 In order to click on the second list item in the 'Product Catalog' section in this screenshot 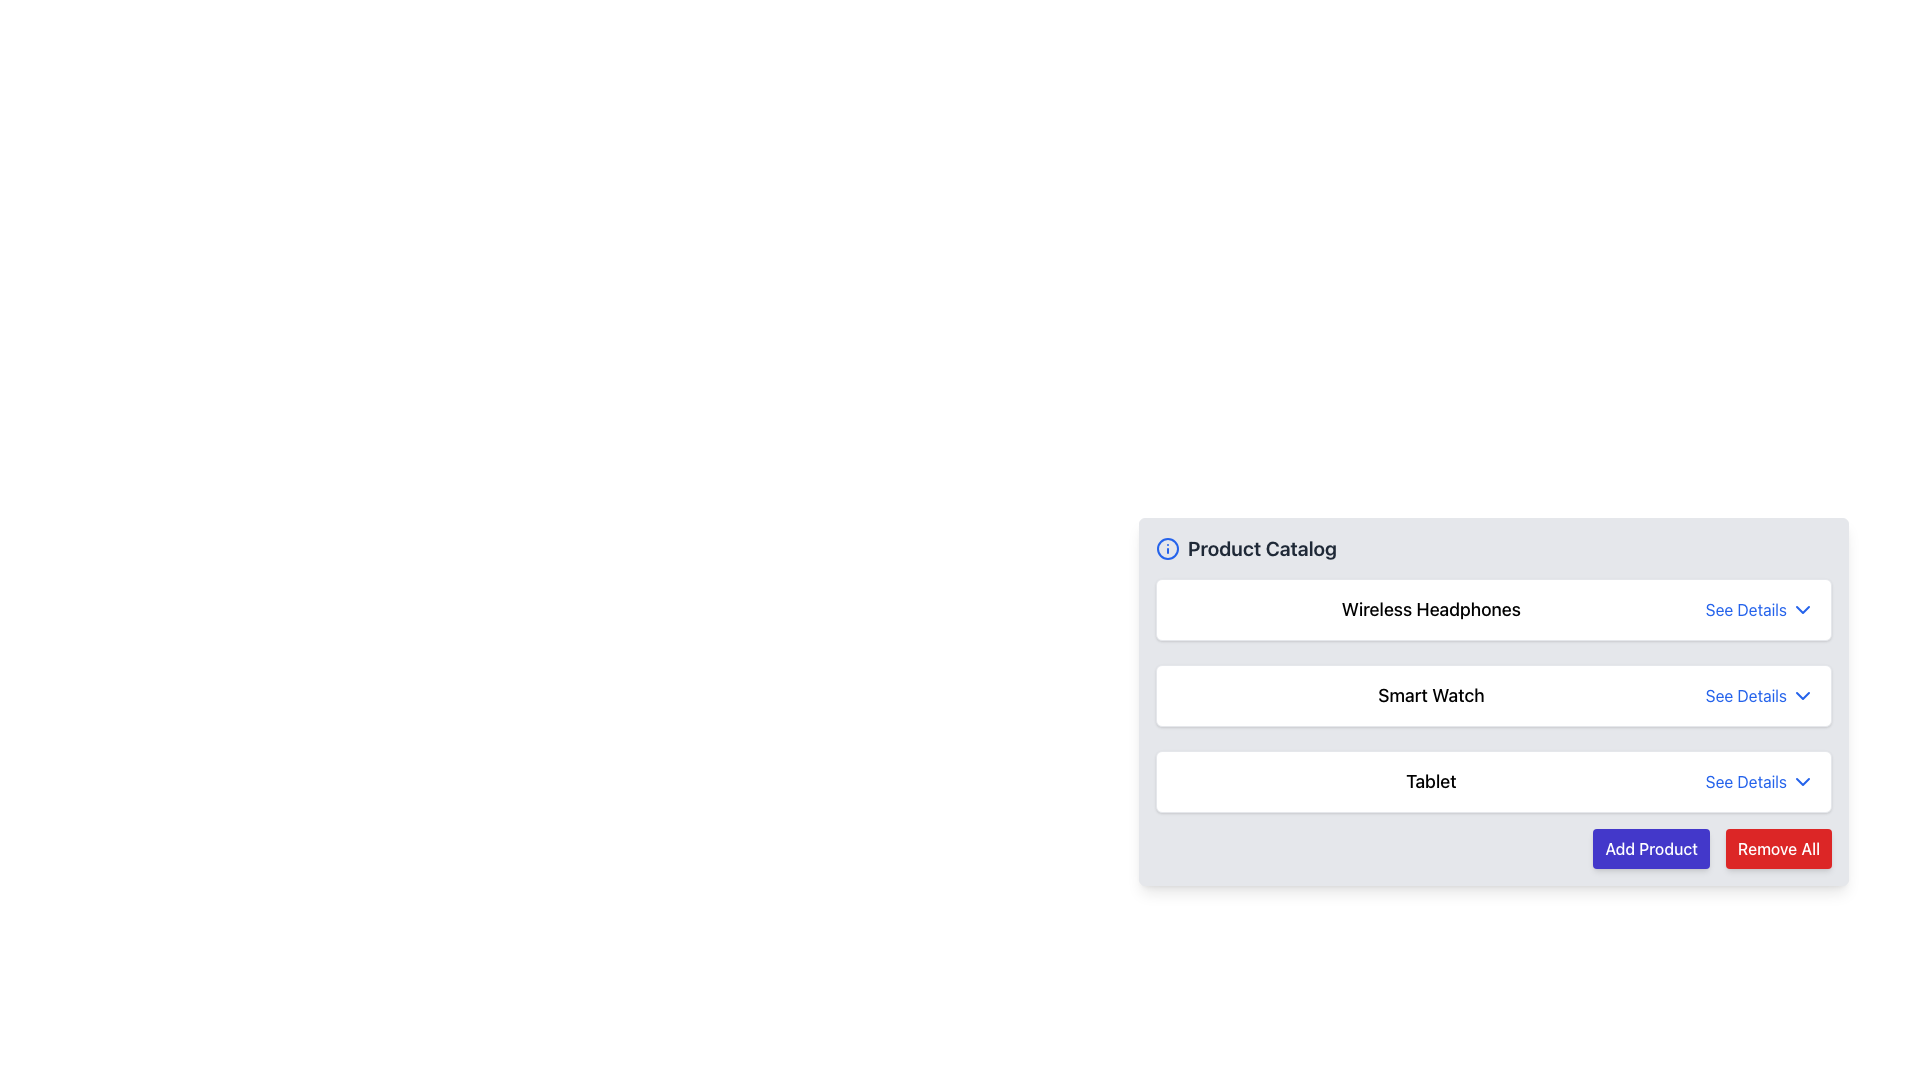, I will do `click(1493, 694)`.